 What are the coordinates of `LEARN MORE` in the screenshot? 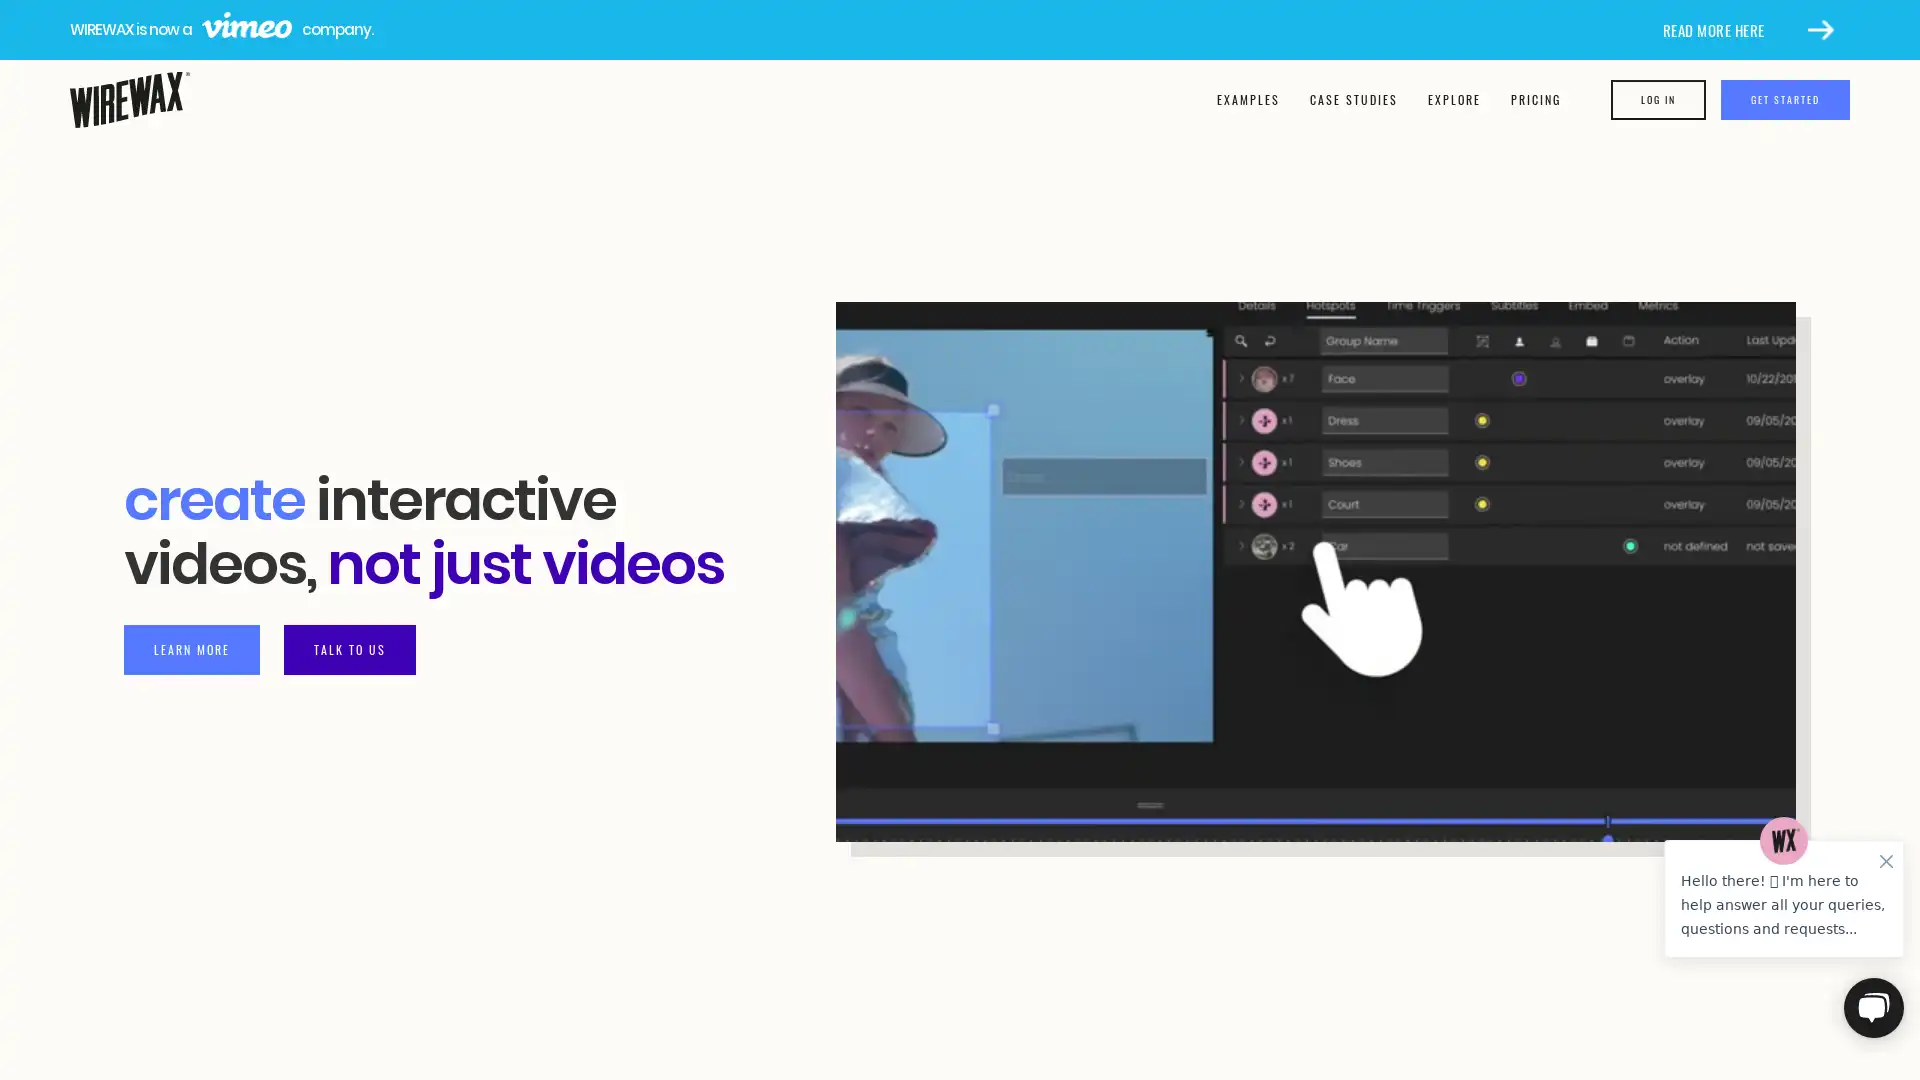 It's located at (192, 648).